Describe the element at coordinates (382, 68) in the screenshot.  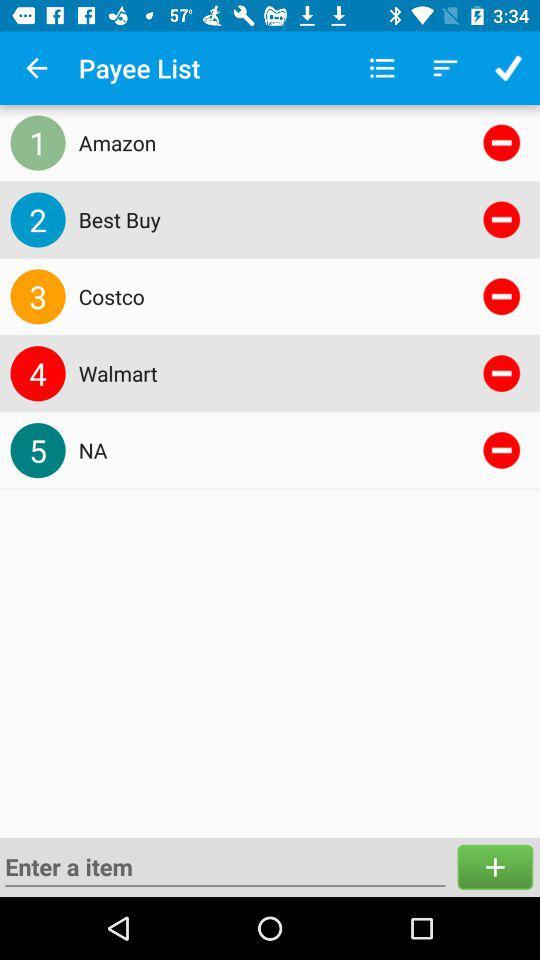
I see `the icon to the right of the payee list` at that location.